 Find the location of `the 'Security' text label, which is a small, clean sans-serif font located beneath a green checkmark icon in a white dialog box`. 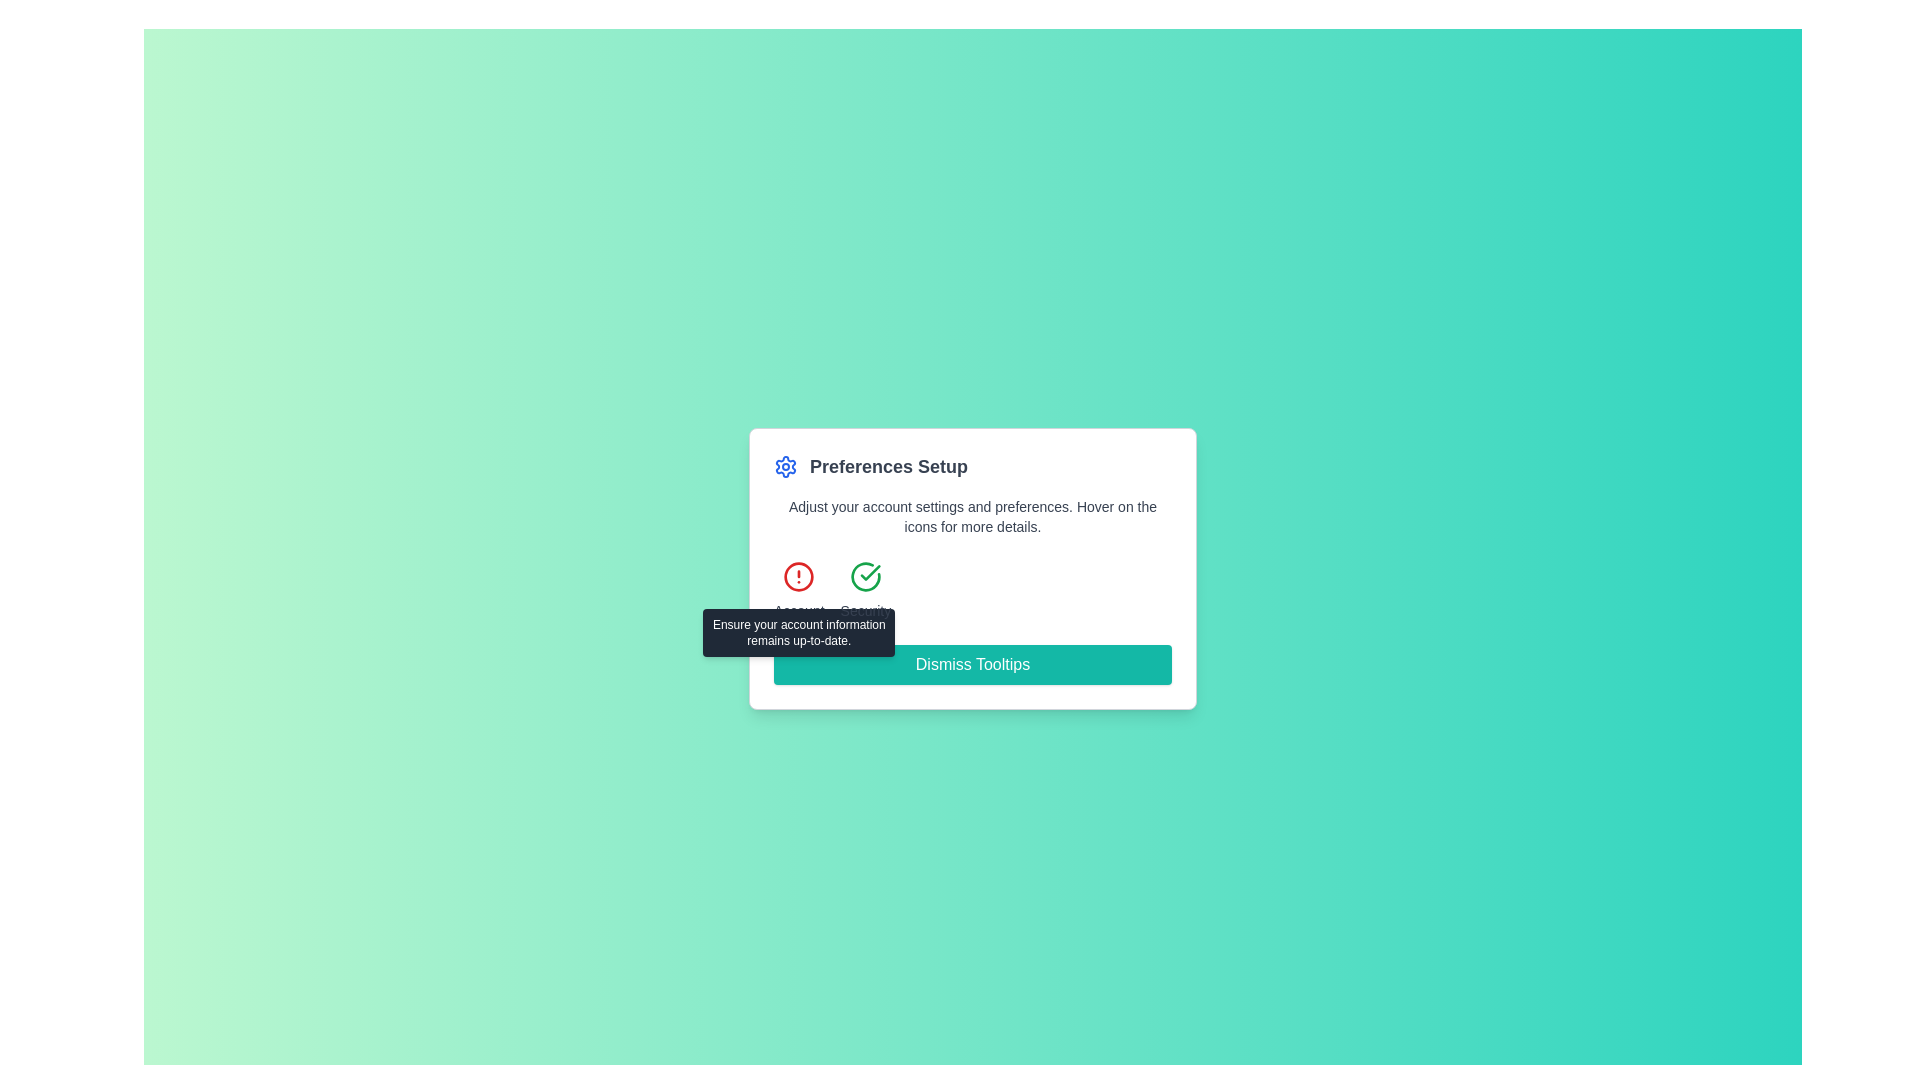

the 'Security' text label, which is a small, clean sans-serif font located beneath a green checkmark icon in a white dialog box is located at coordinates (865, 609).